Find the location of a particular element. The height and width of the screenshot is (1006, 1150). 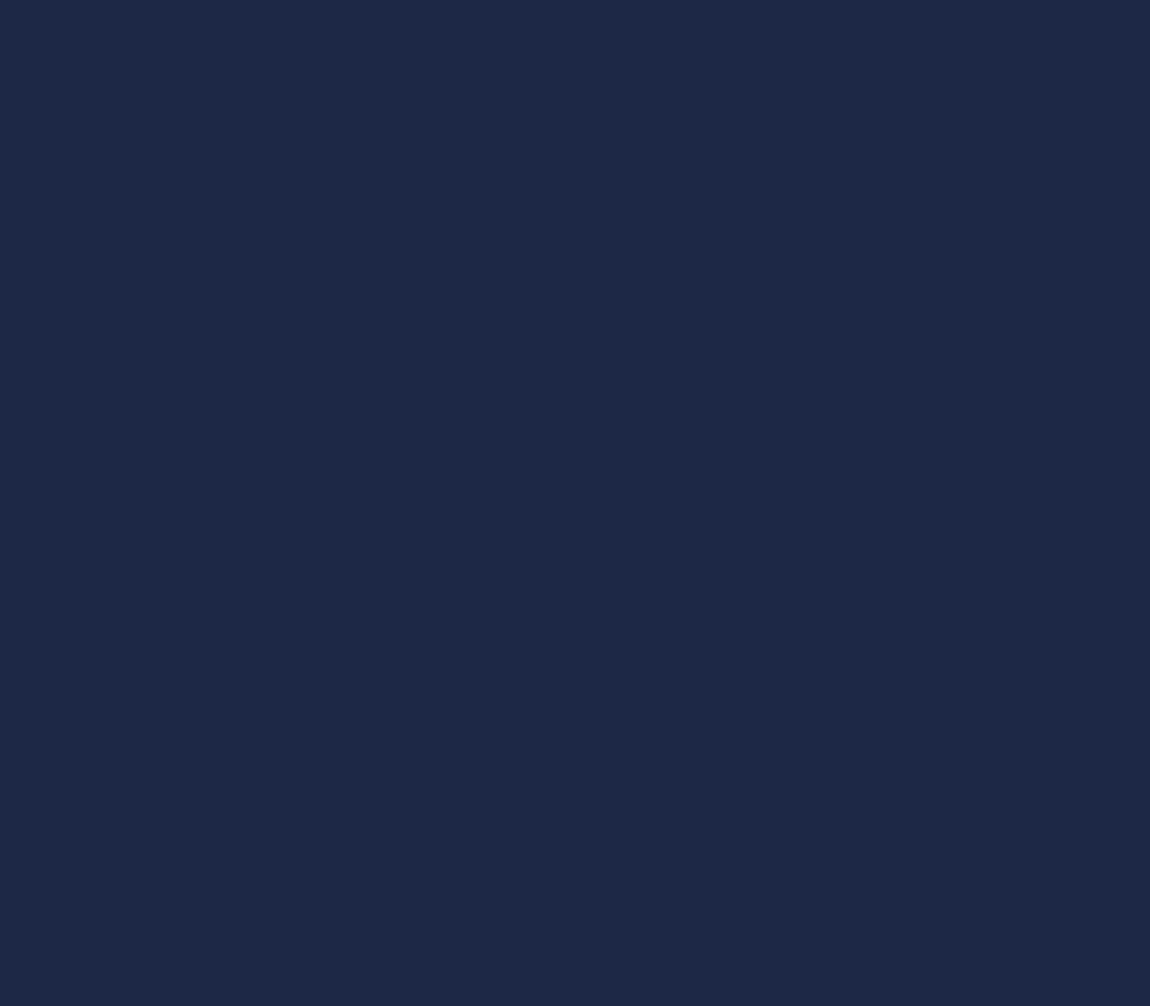

'19 octubre, 2017' is located at coordinates (574, 270).